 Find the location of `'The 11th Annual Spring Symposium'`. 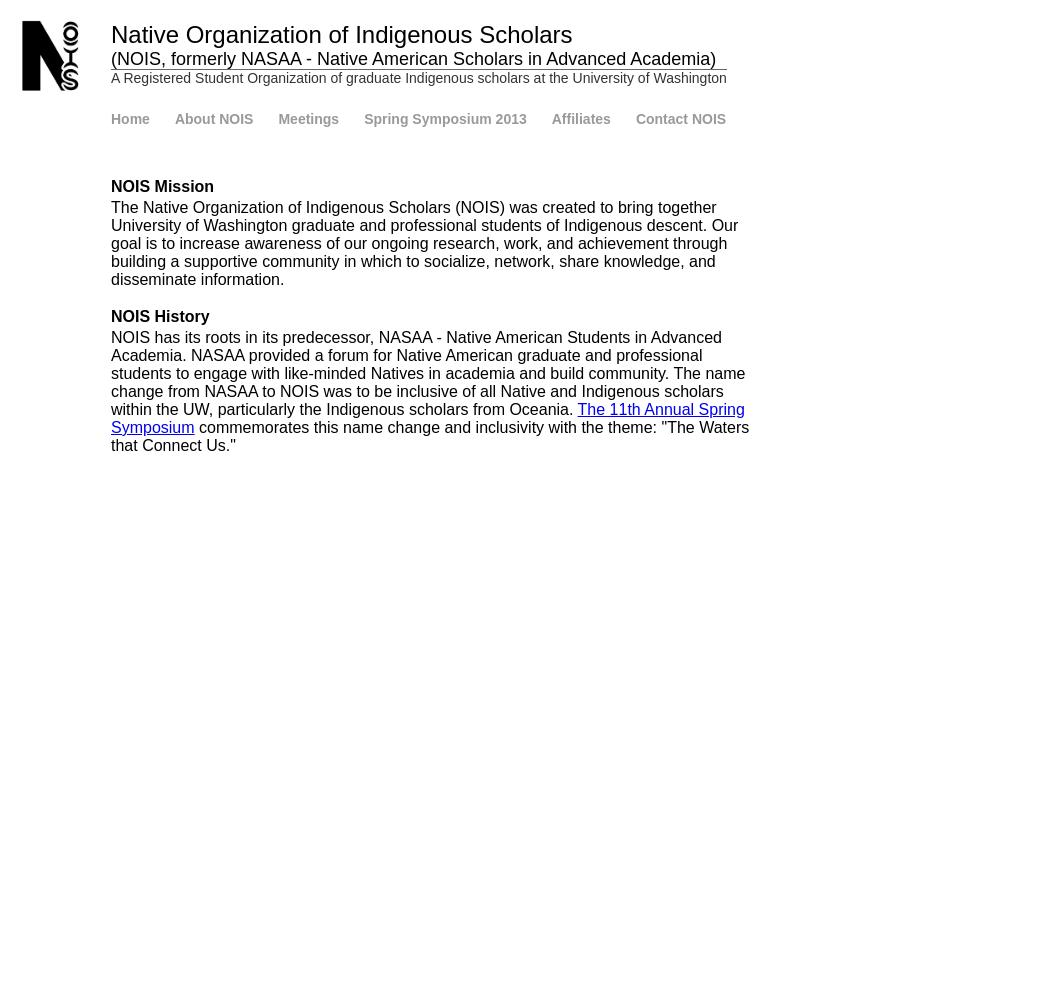

'The 11th Annual Spring Symposium' is located at coordinates (427, 418).